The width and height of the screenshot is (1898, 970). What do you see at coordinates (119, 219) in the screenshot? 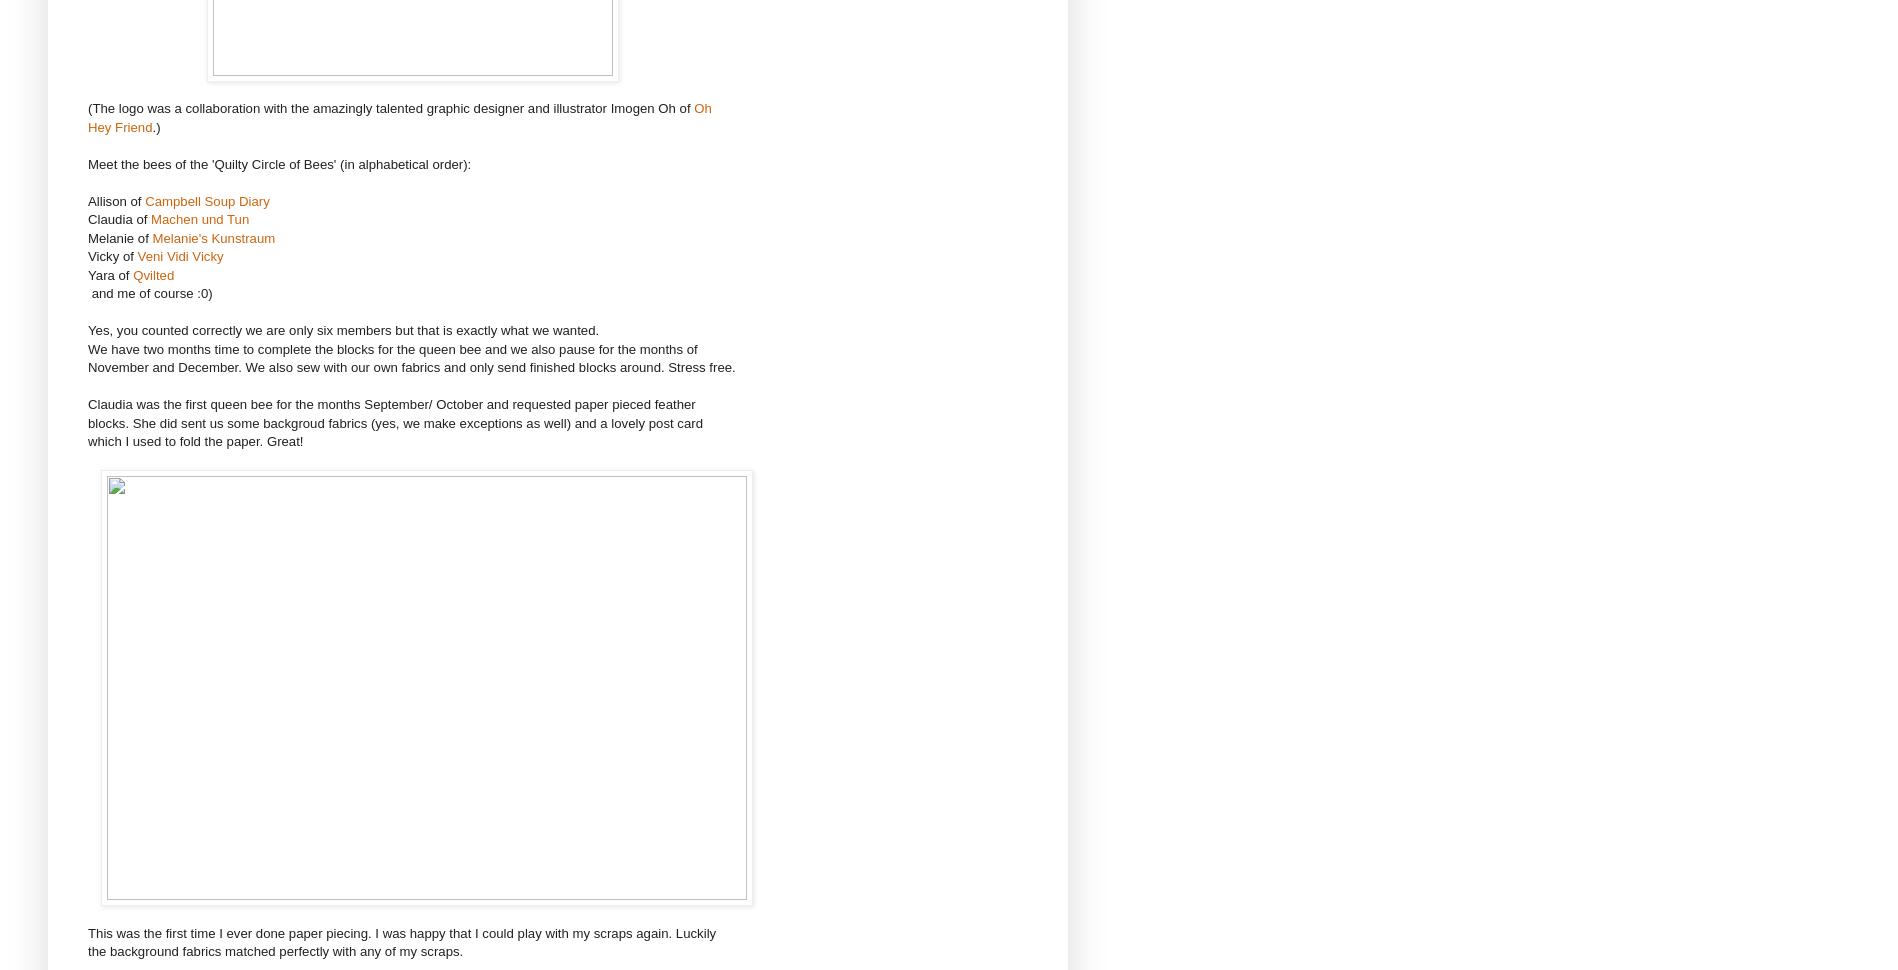
I see `'Claudia of'` at bounding box center [119, 219].